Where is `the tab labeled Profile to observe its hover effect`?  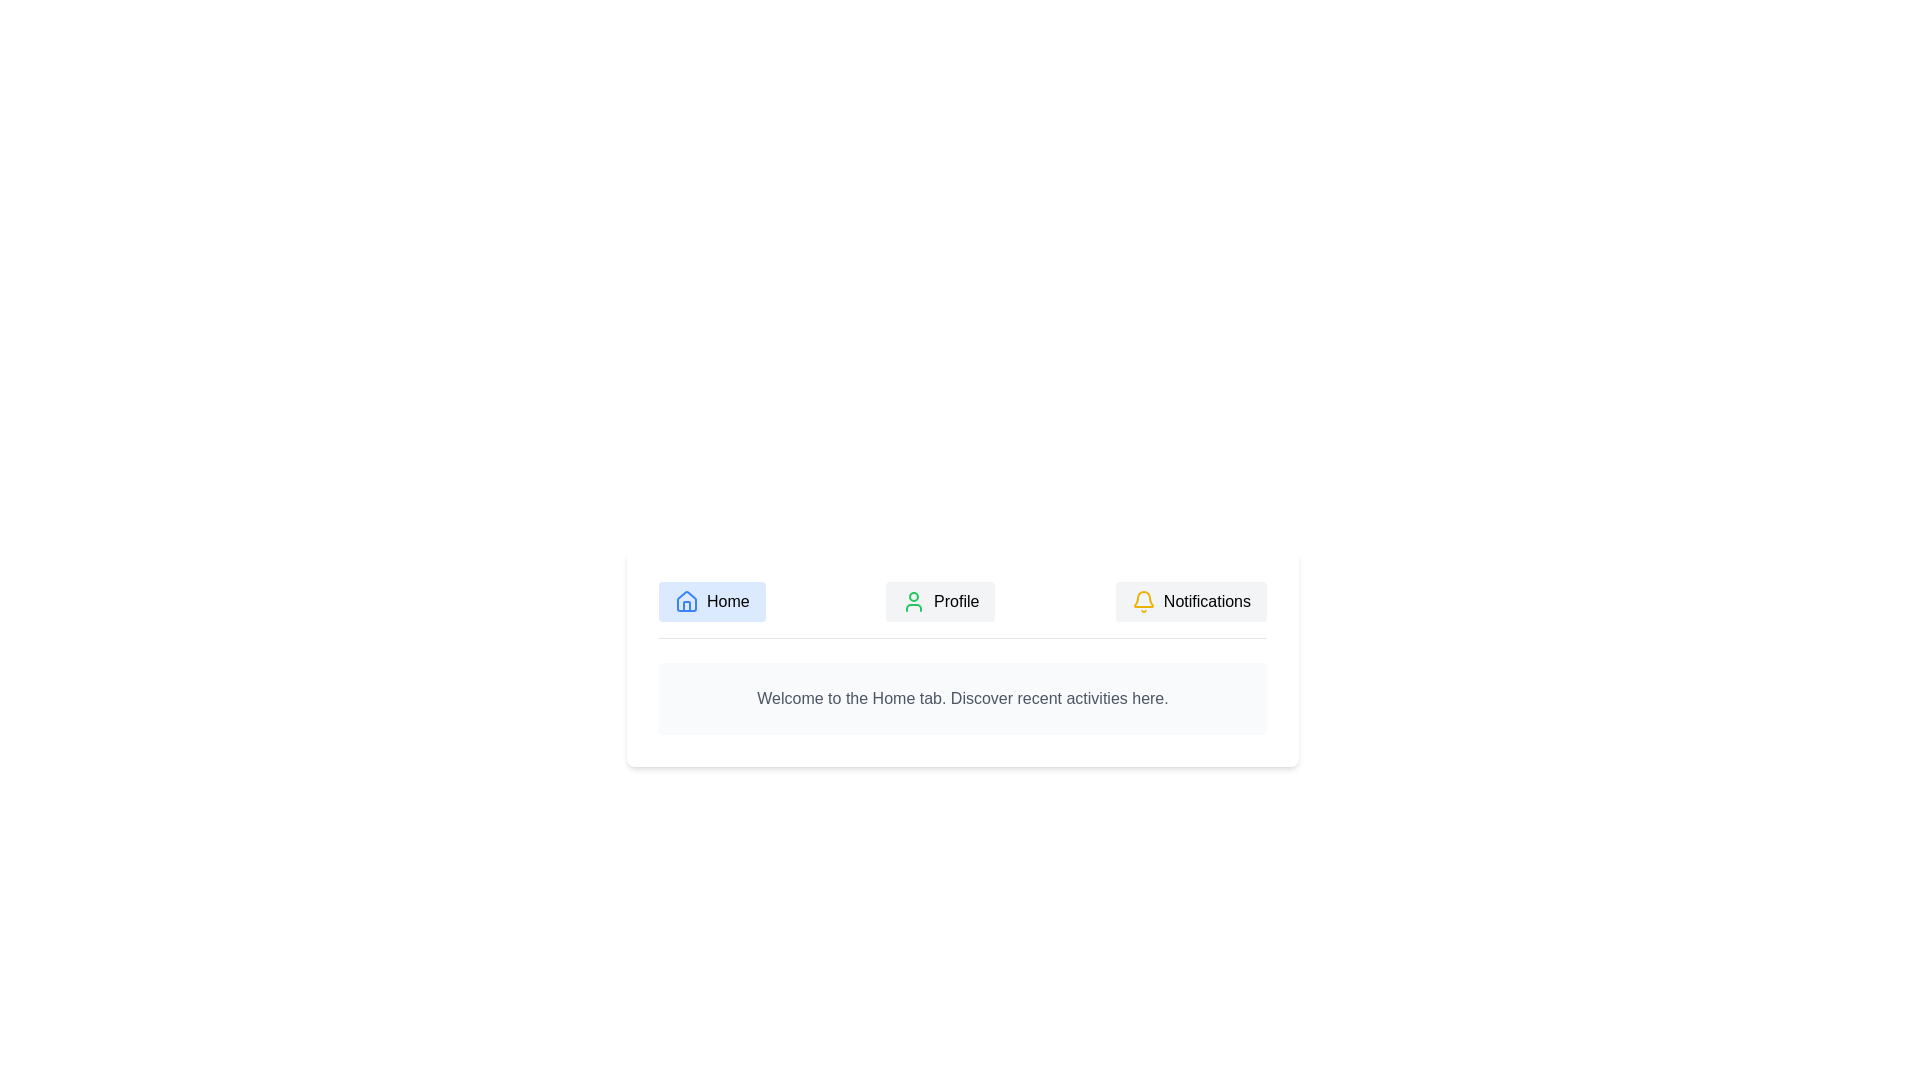
the tab labeled Profile to observe its hover effect is located at coordinates (939, 600).